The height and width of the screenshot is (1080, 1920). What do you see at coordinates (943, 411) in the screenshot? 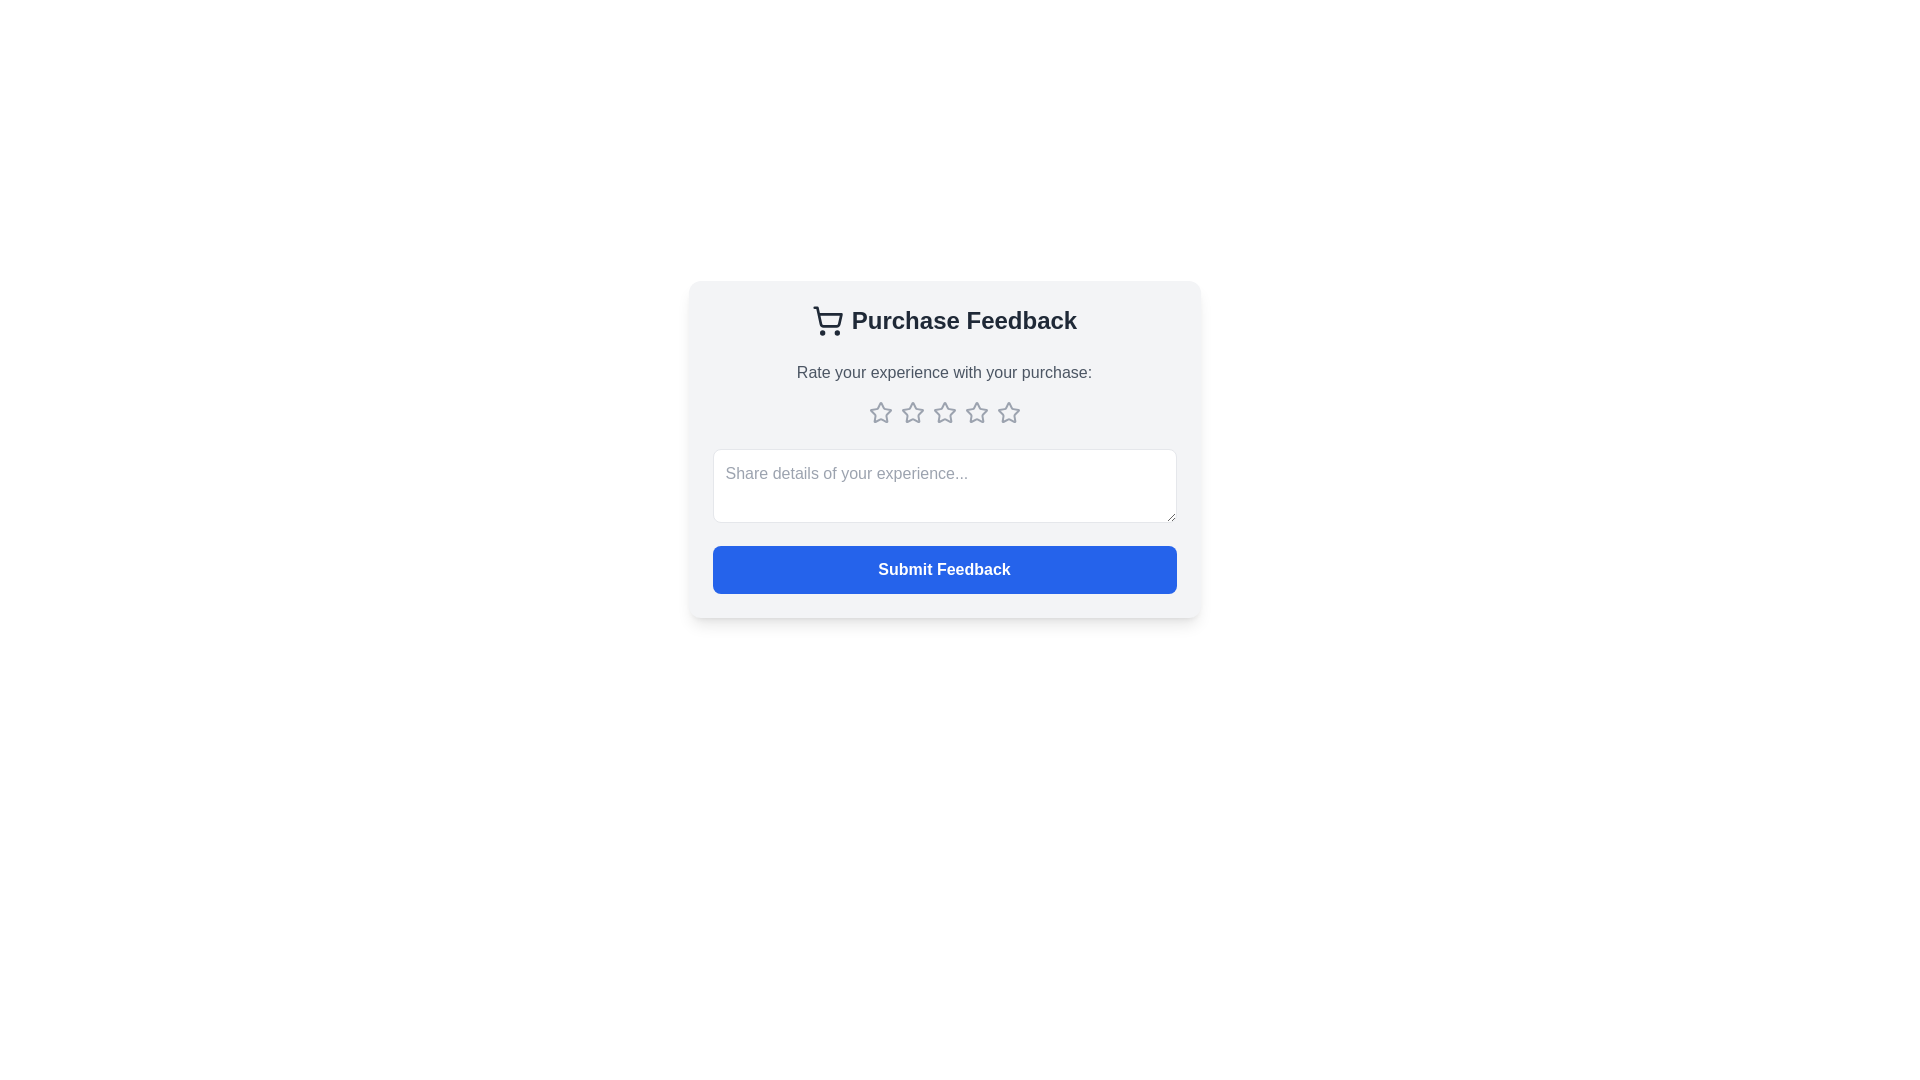
I see `the third star icon in the five-star rating system` at bounding box center [943, 411].